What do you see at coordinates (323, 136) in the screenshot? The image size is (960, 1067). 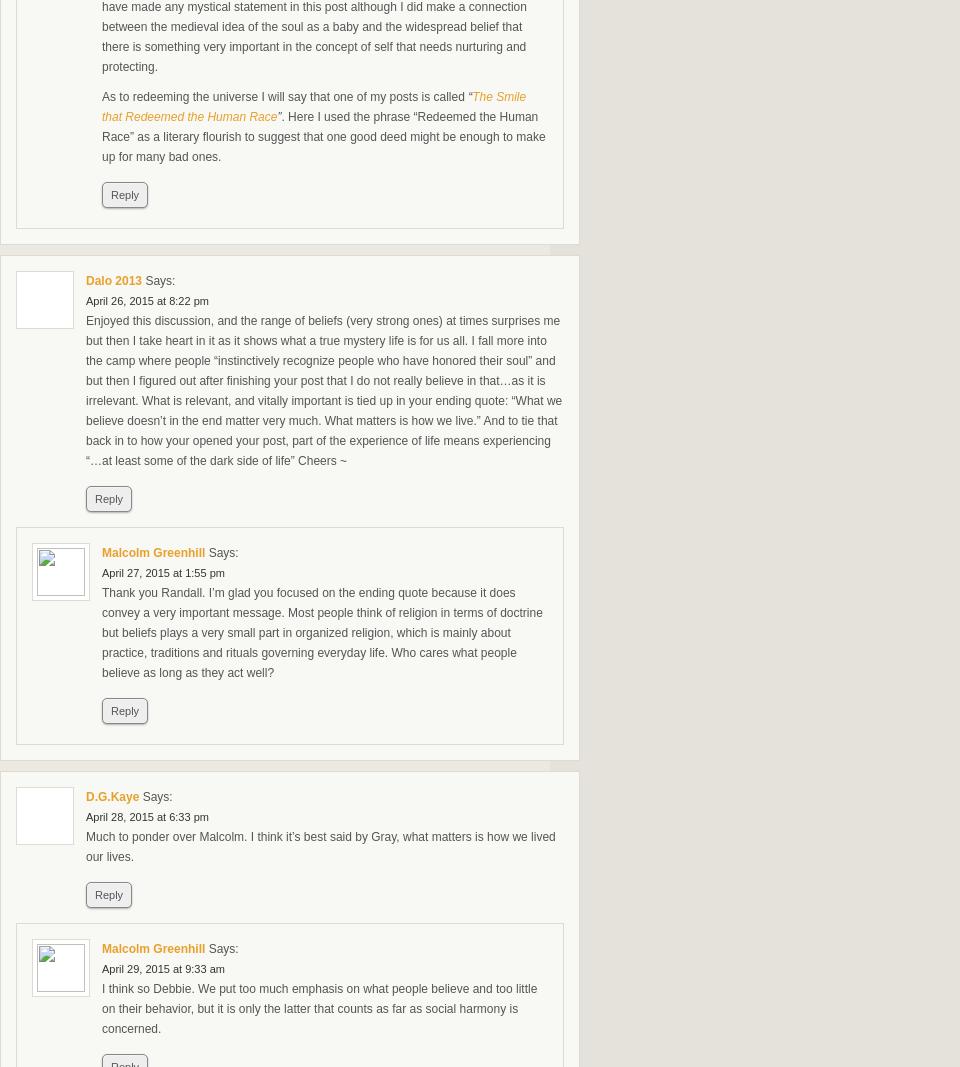 I see `'. Here I used the phrase “Redeemed the Human Race” as a literary flourish to suggest that one good deed might be enough to make up for many bad ones.'` at bounding box center [323, 136].